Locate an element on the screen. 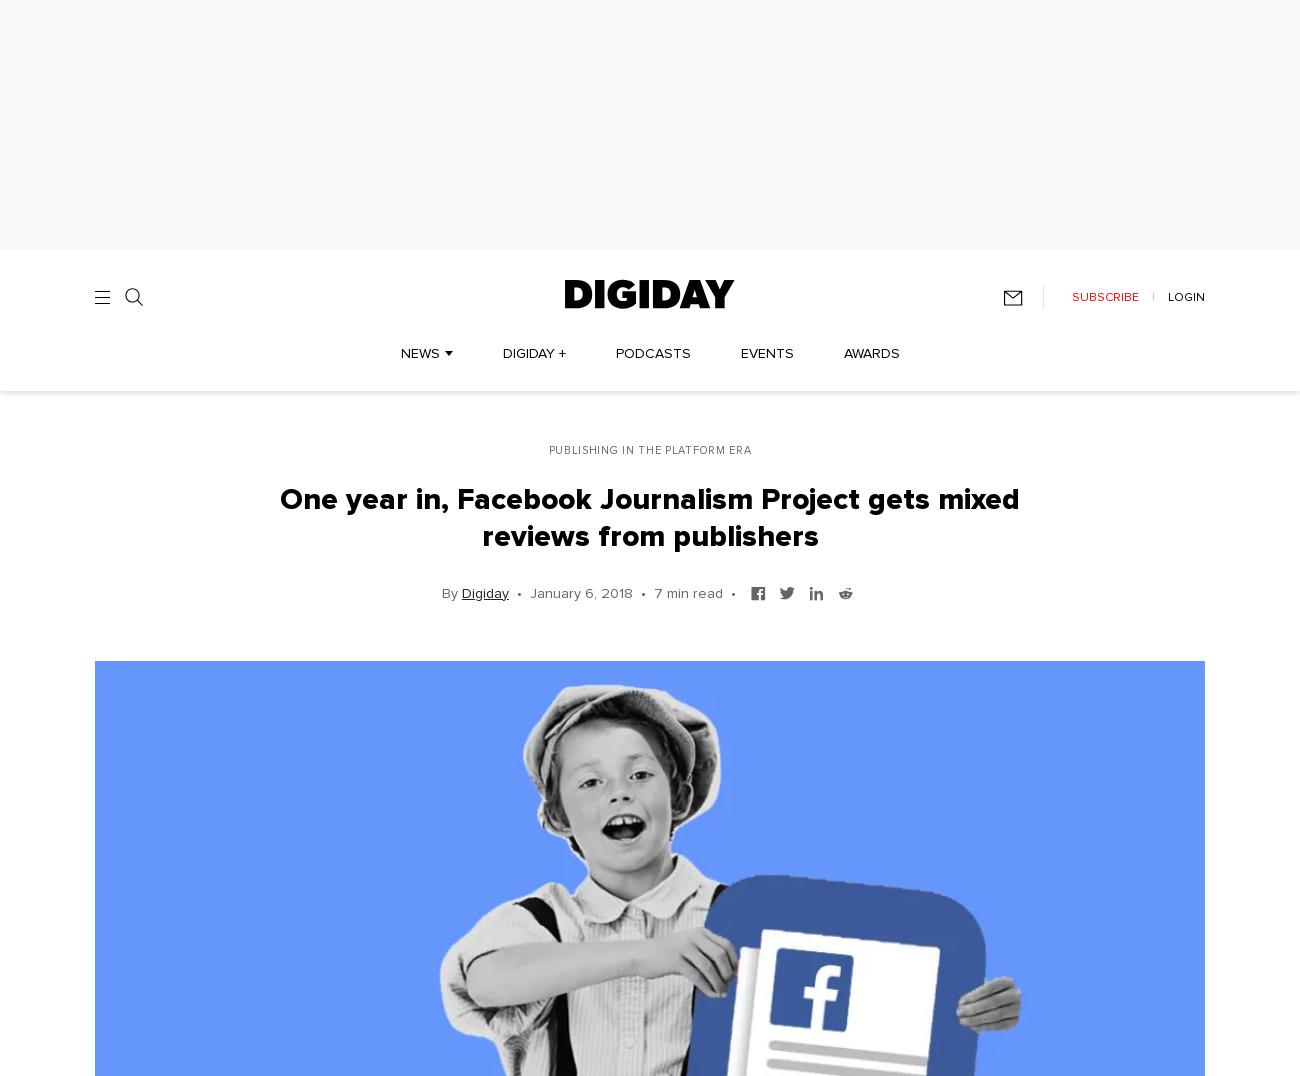 This screenshot has height=1076, width=1300. 'Digiday +' is located at coordinates (533, 354).